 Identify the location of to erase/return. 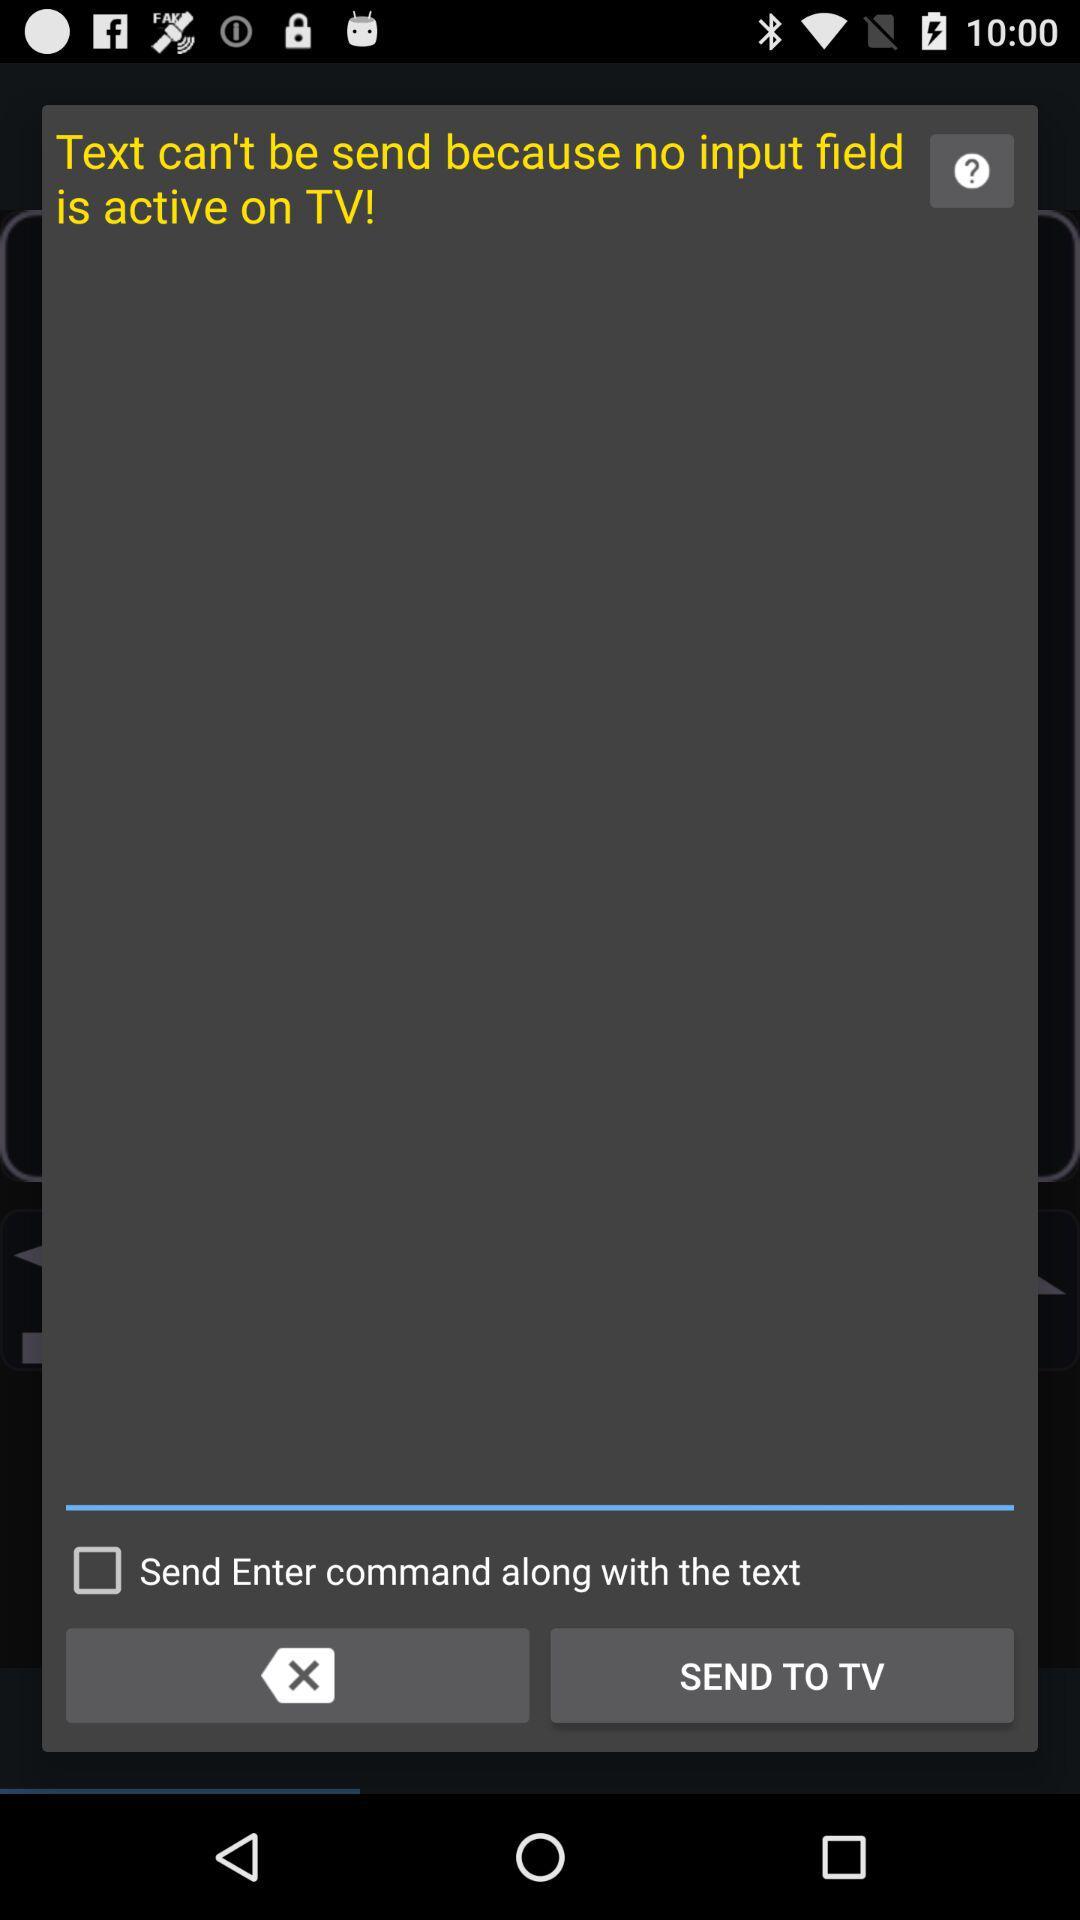
(297, 1675).